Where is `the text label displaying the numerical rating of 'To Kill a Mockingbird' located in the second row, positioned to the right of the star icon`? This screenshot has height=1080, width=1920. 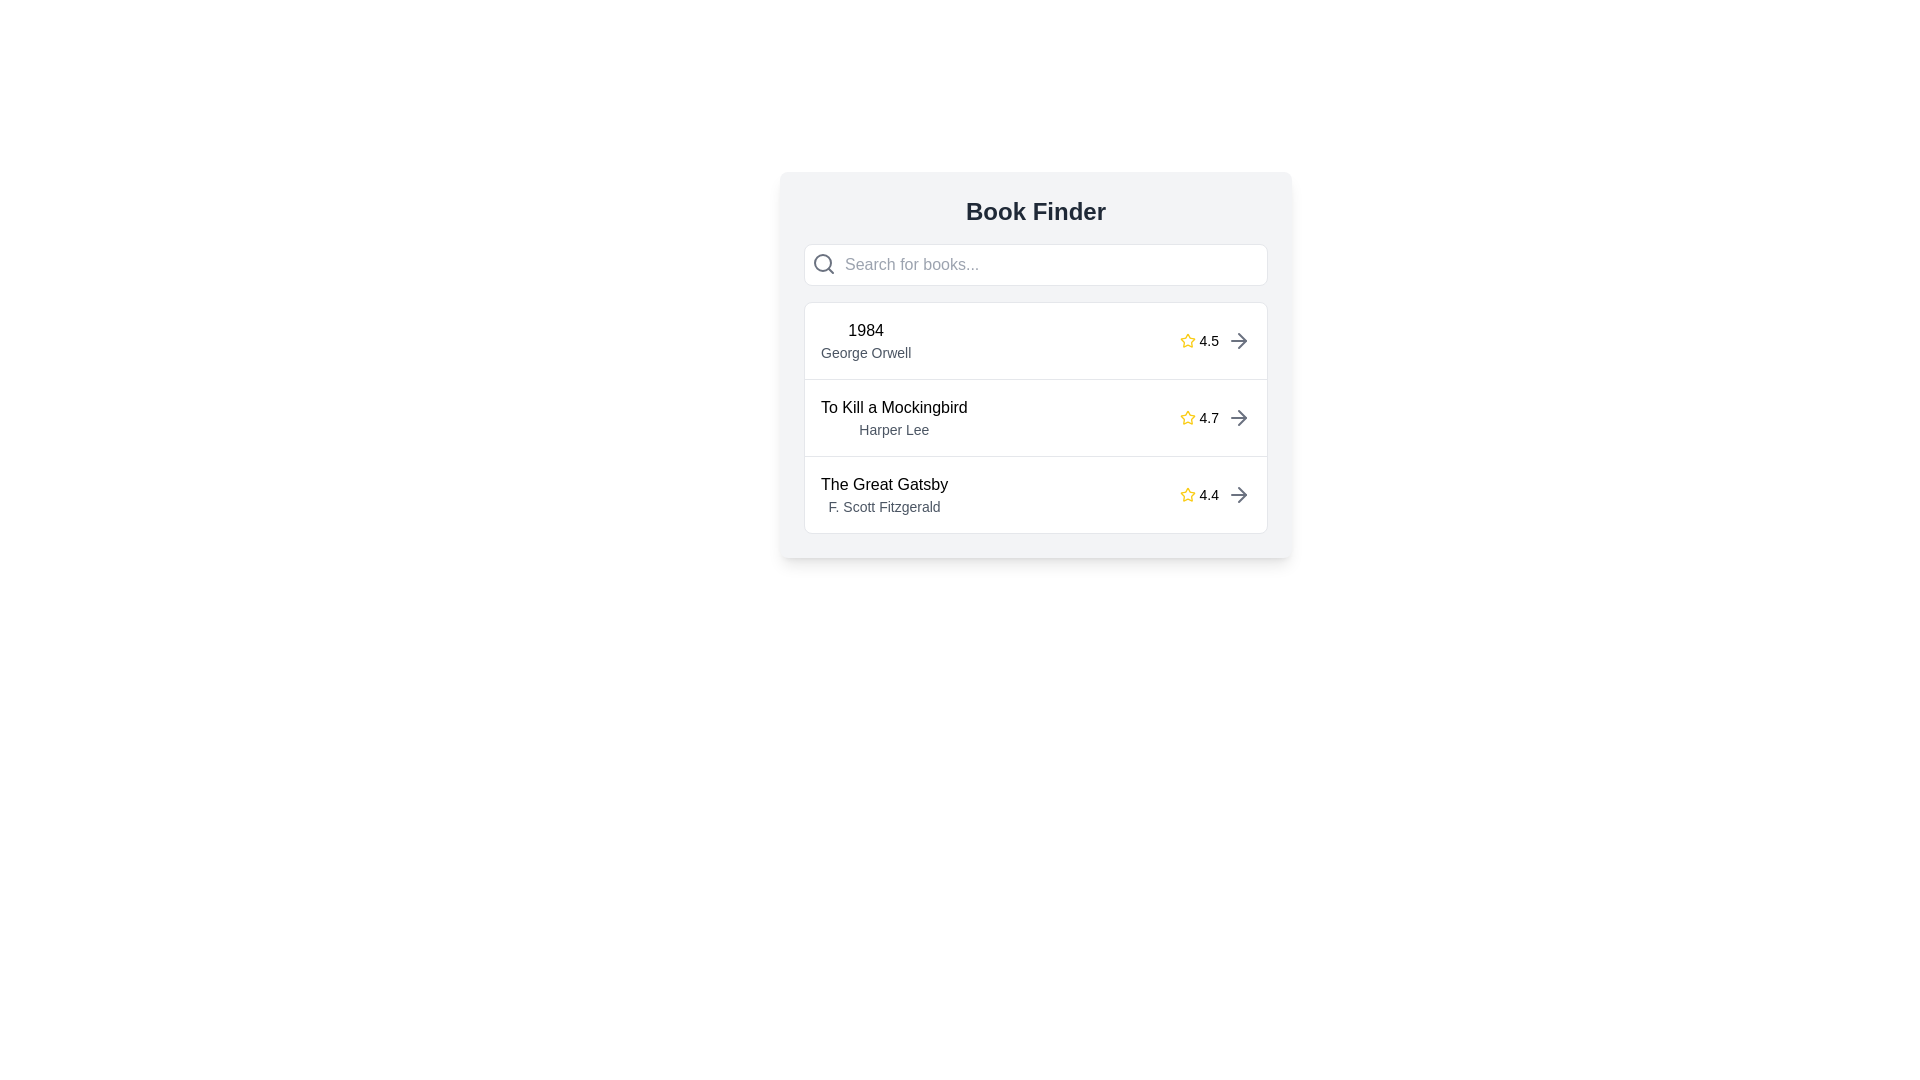
the text label displaying the numerical rating of 'To Kill a Mockingbird' located in the second row, positioned to the right of the star icon is located at coordinates (1208, 416).